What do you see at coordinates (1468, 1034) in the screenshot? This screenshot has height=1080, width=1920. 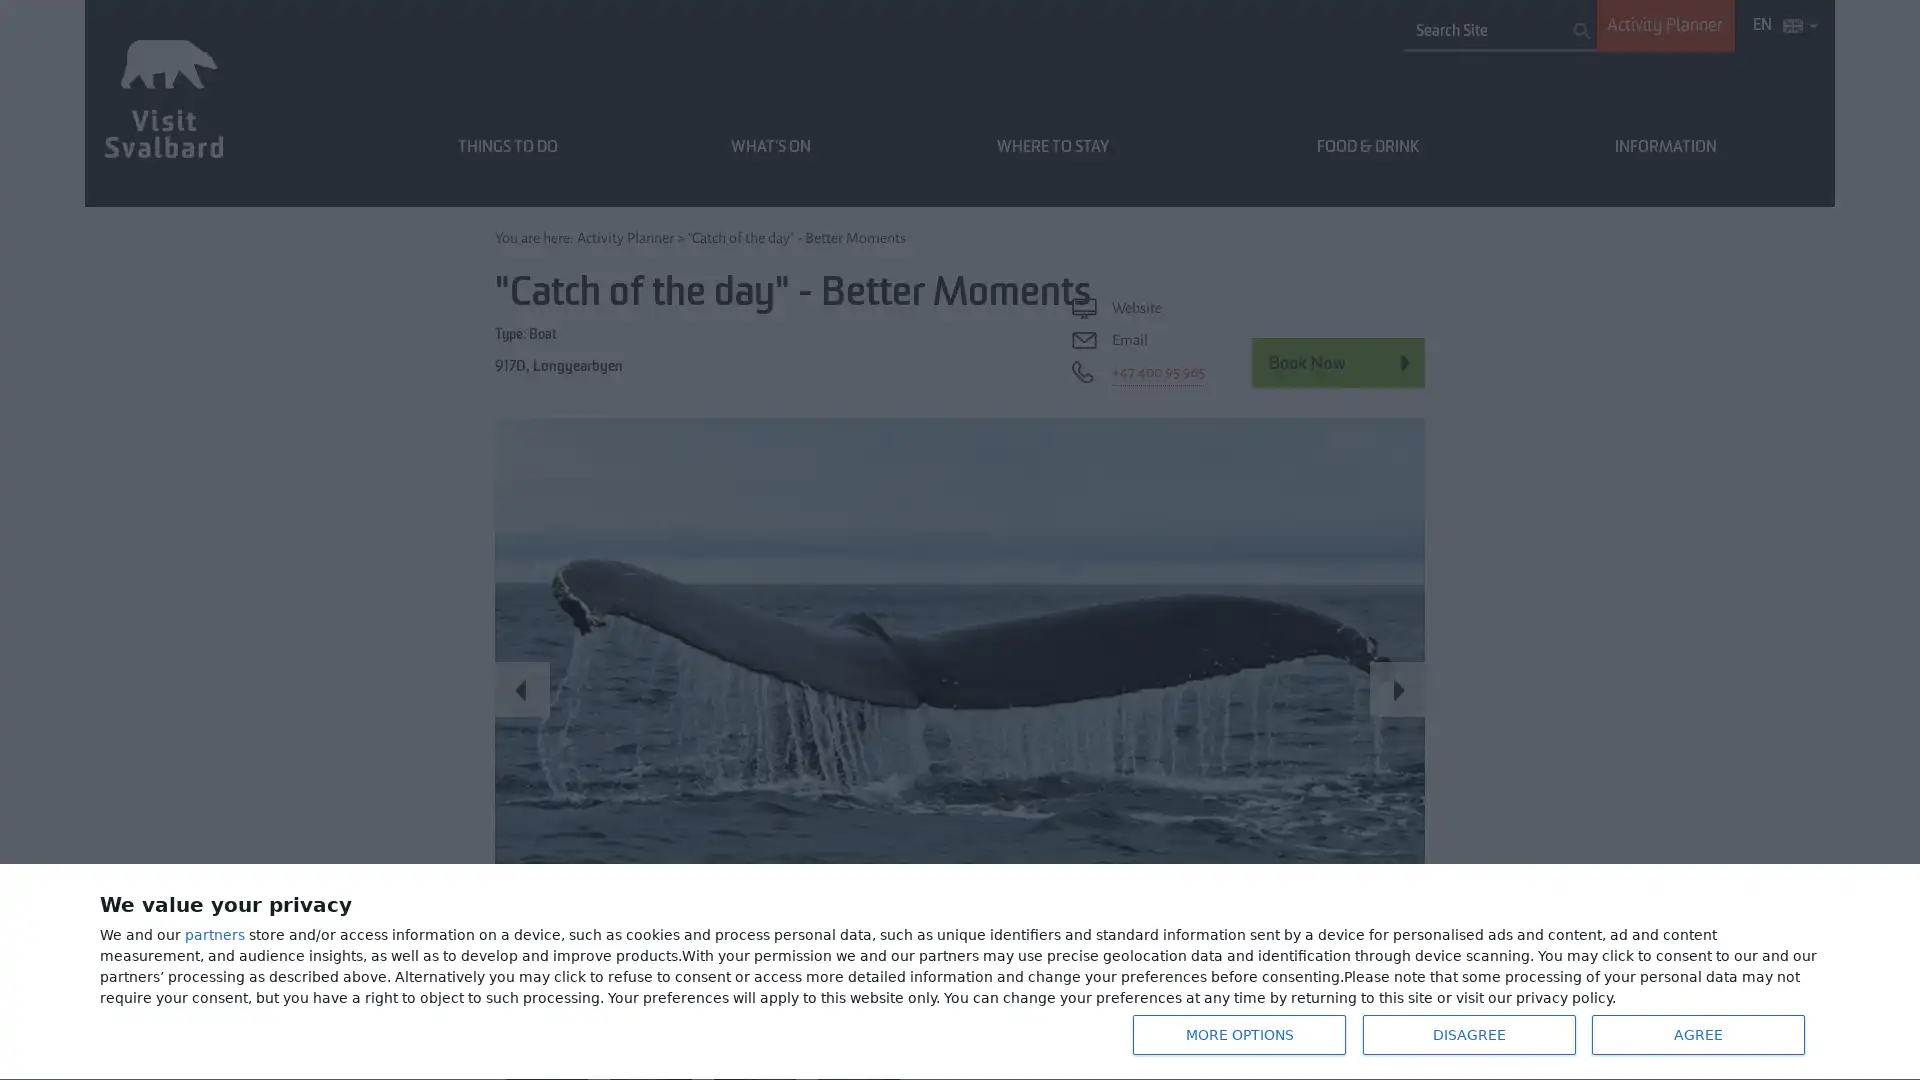 I see `DISAGREE` at bounding box center [1468, 1034].